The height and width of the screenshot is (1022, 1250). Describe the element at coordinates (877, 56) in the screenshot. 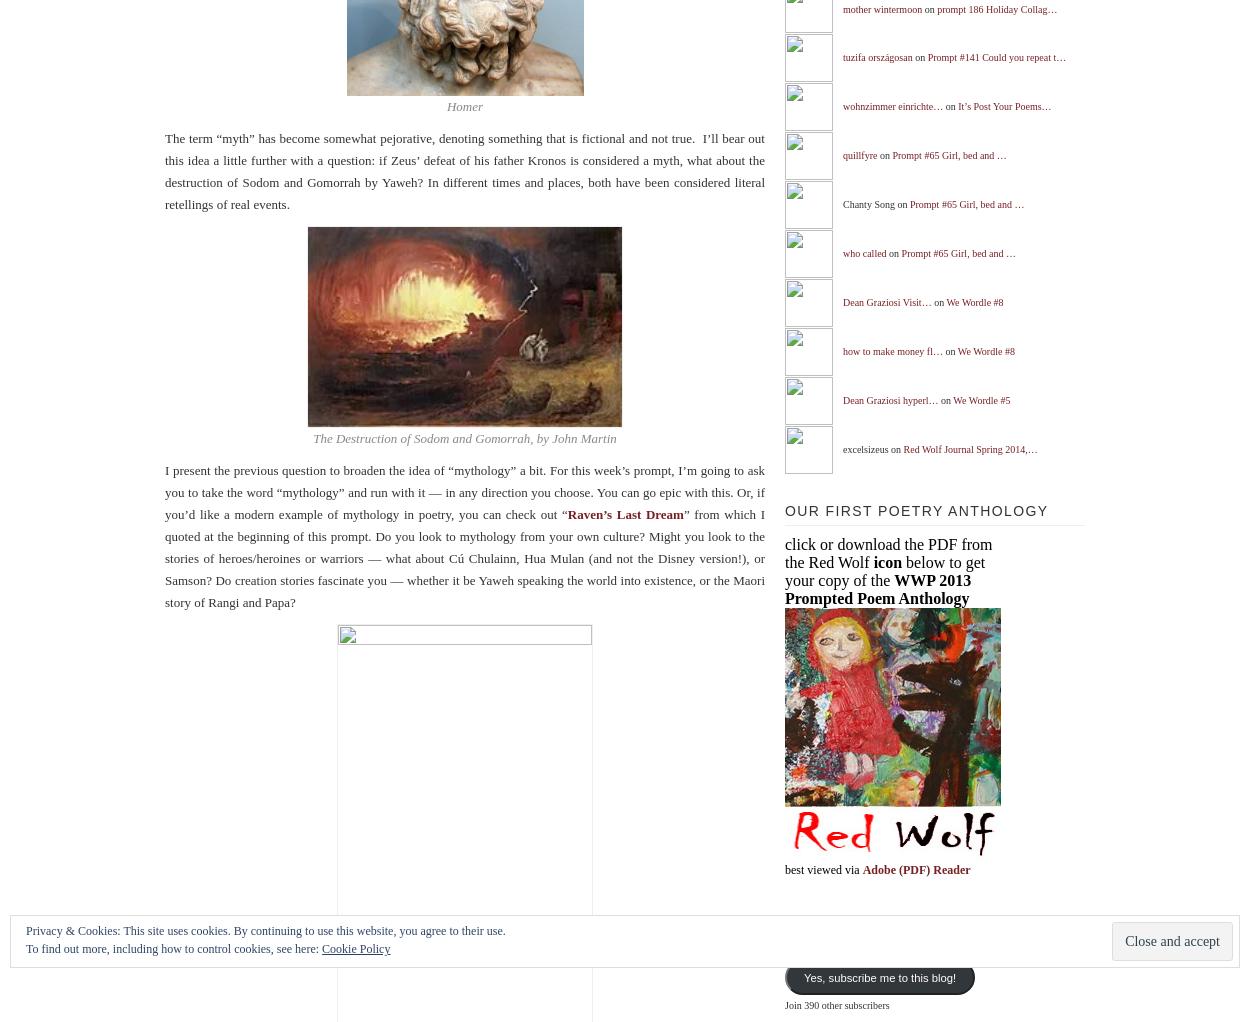

I see `'tuzifa országosan'` at that location.